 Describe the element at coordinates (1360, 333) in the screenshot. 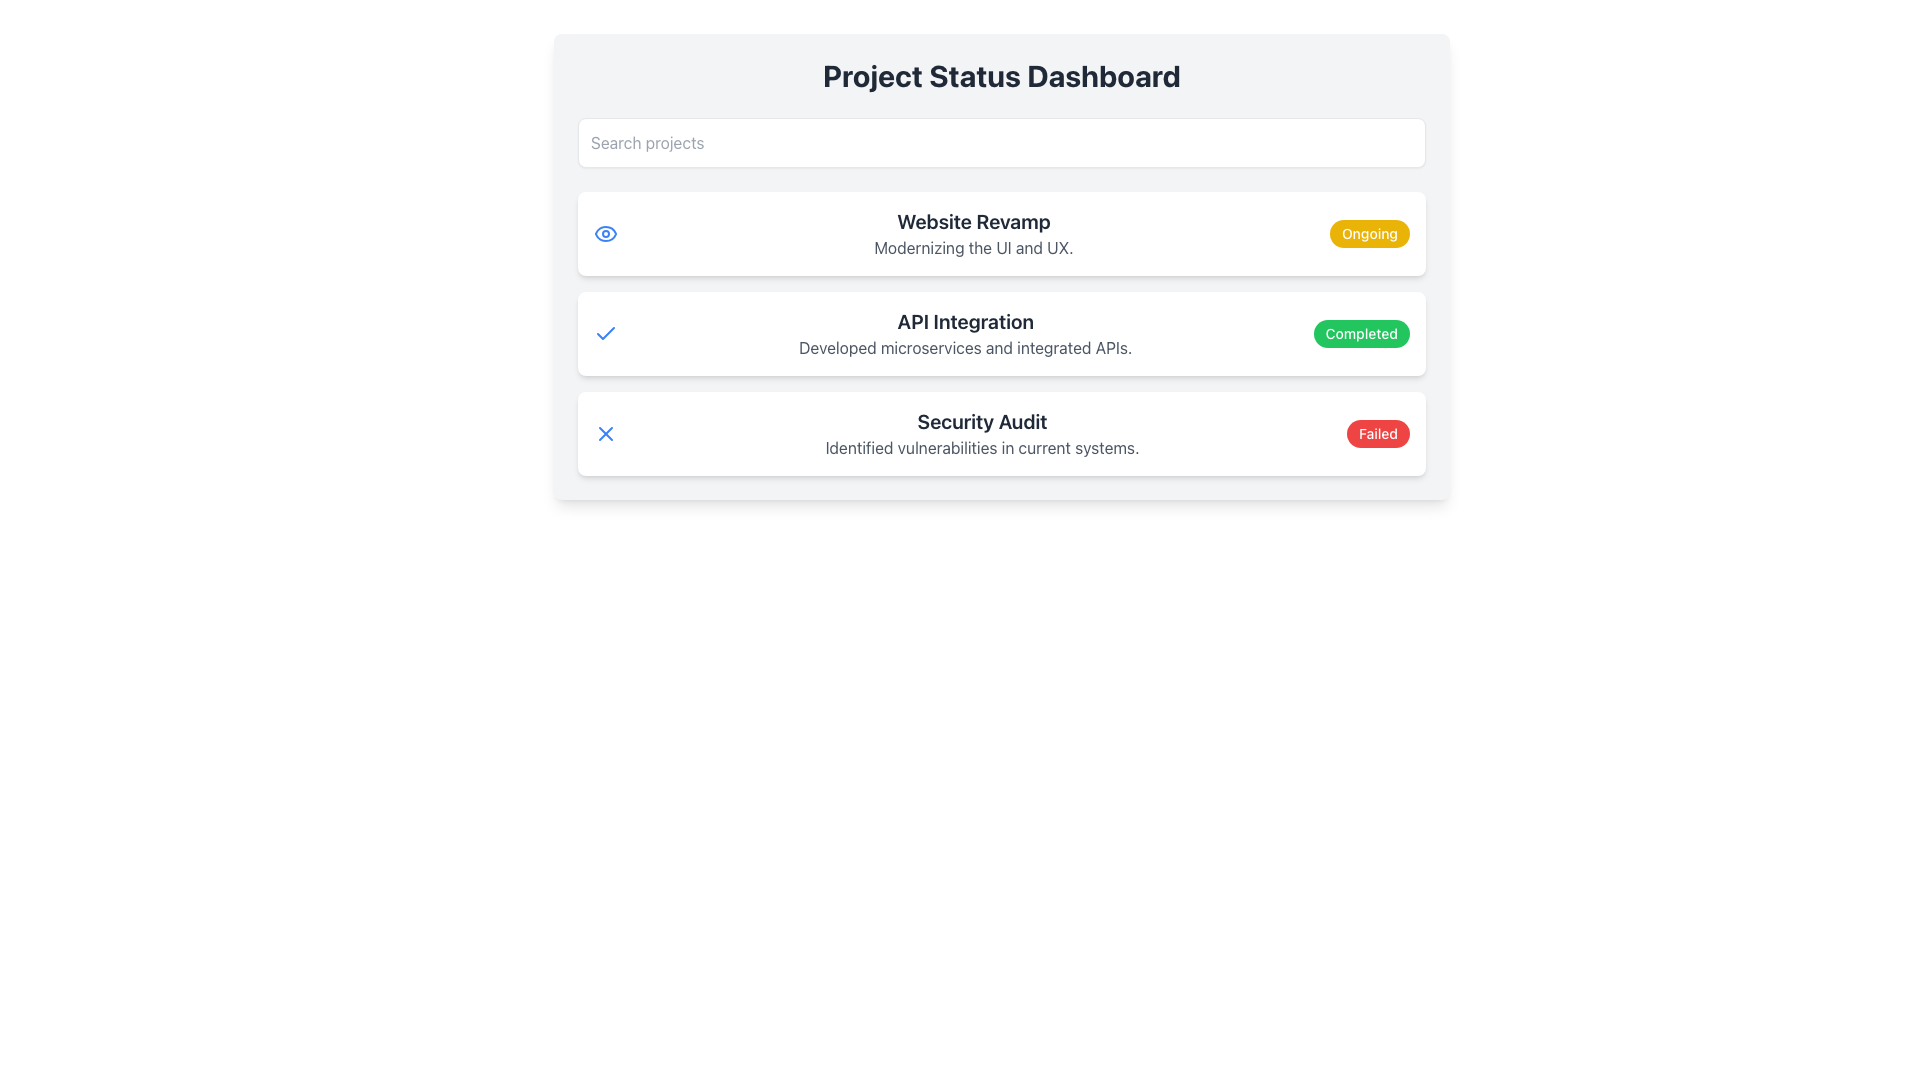

I see `the 'Completed' status label indicating the status of the 'API Integration' project within the 'Project Status Dashboard'` at that location.